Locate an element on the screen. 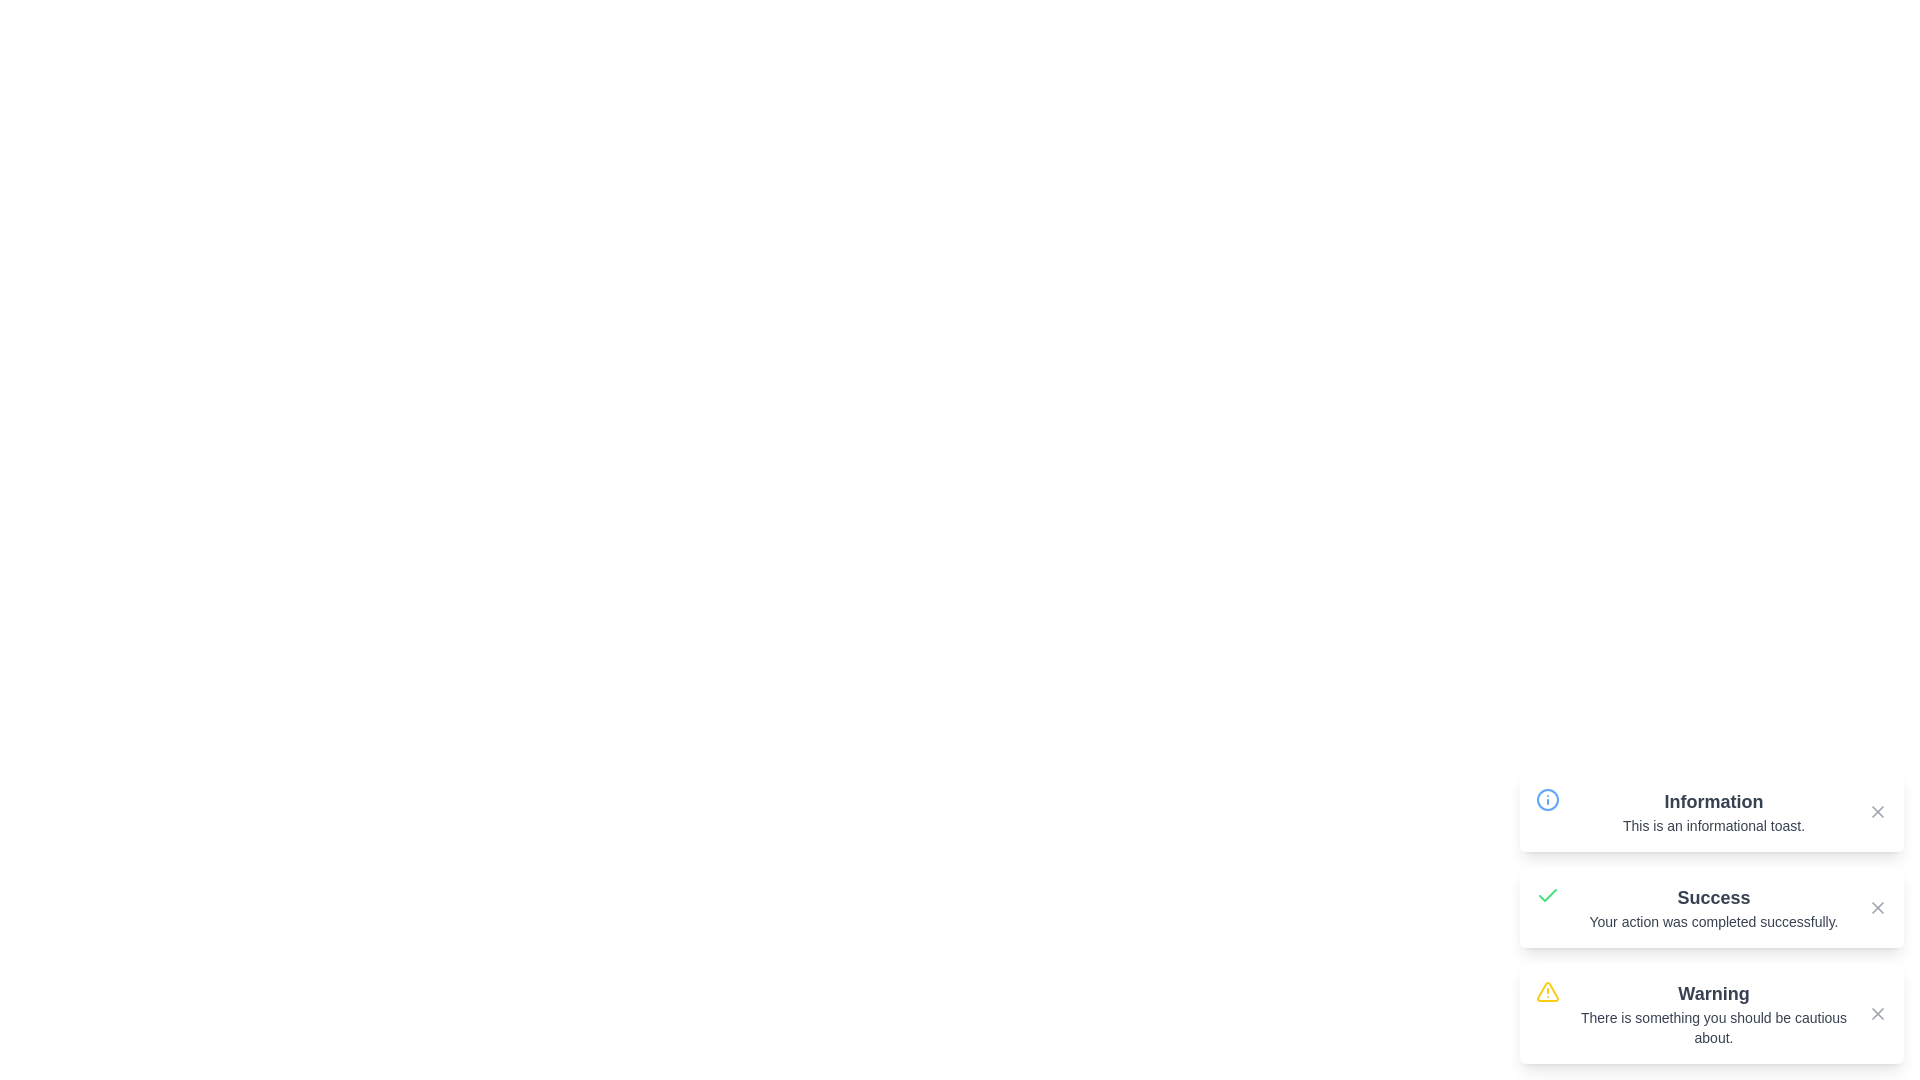 This screenshot has height=1080, width=1920. the small green checkmark-shaped icon that indicates success, located in the top-right section of the 'Success' notification card is located at coordinates (1547, 894).